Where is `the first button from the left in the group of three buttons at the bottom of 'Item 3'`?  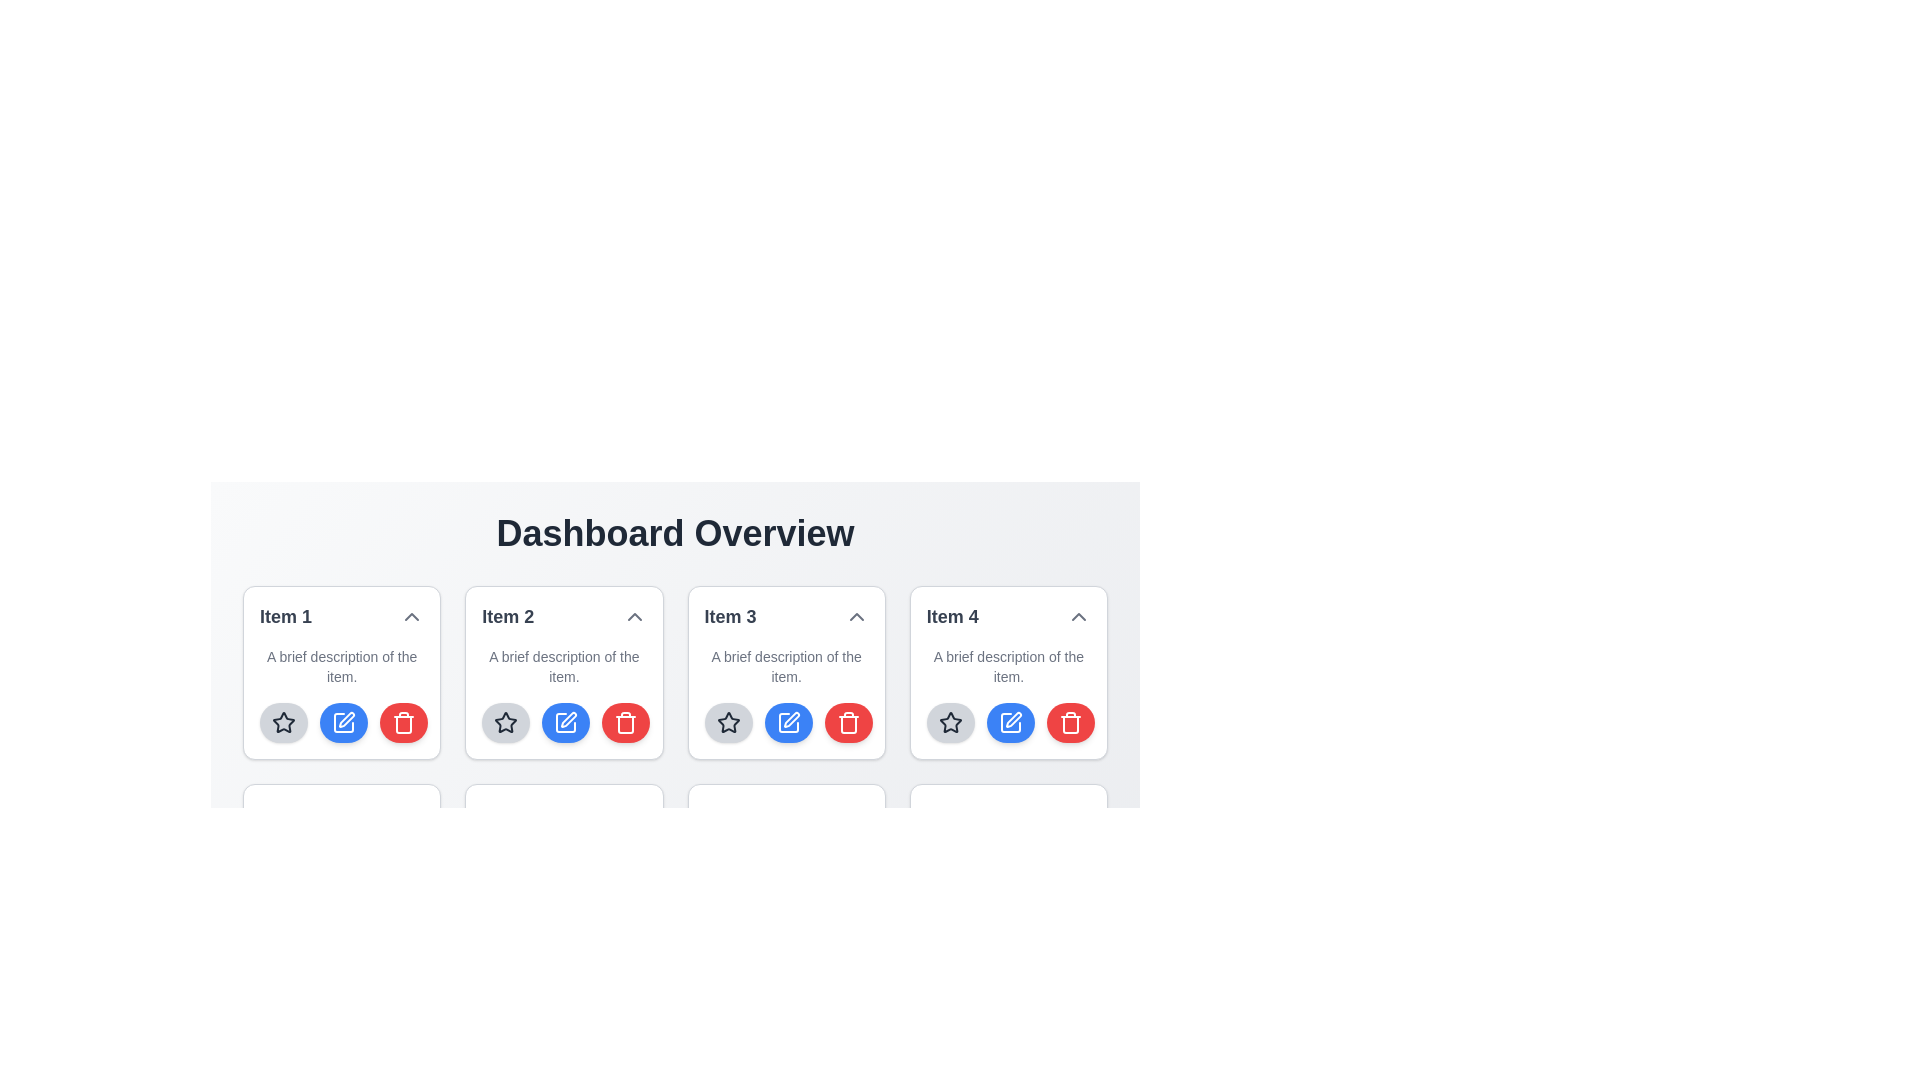
the first button from the left in the group of three buttons at the bottom of 'Item 3' is located at coordinates (506, 921).